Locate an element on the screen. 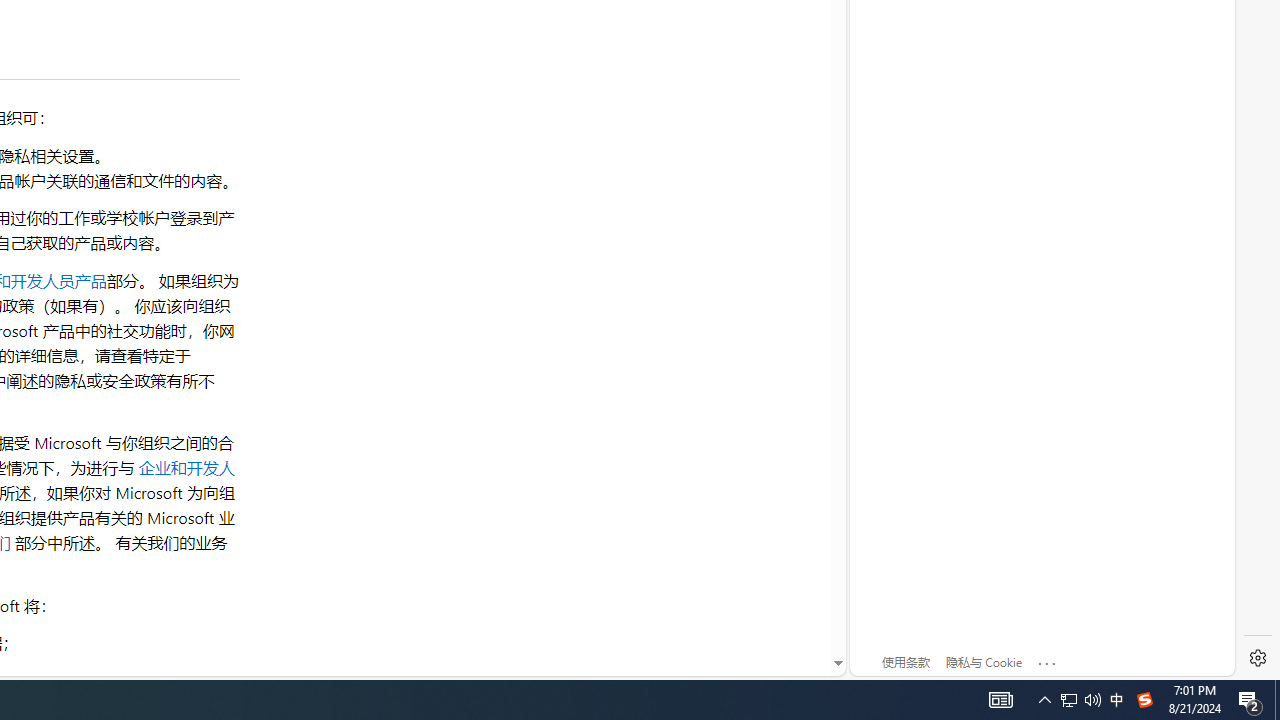 Image resolution: width=1280 pixels, height=720 pixels. 'Q2790: 100%' is located at coordinates (1079, 698).